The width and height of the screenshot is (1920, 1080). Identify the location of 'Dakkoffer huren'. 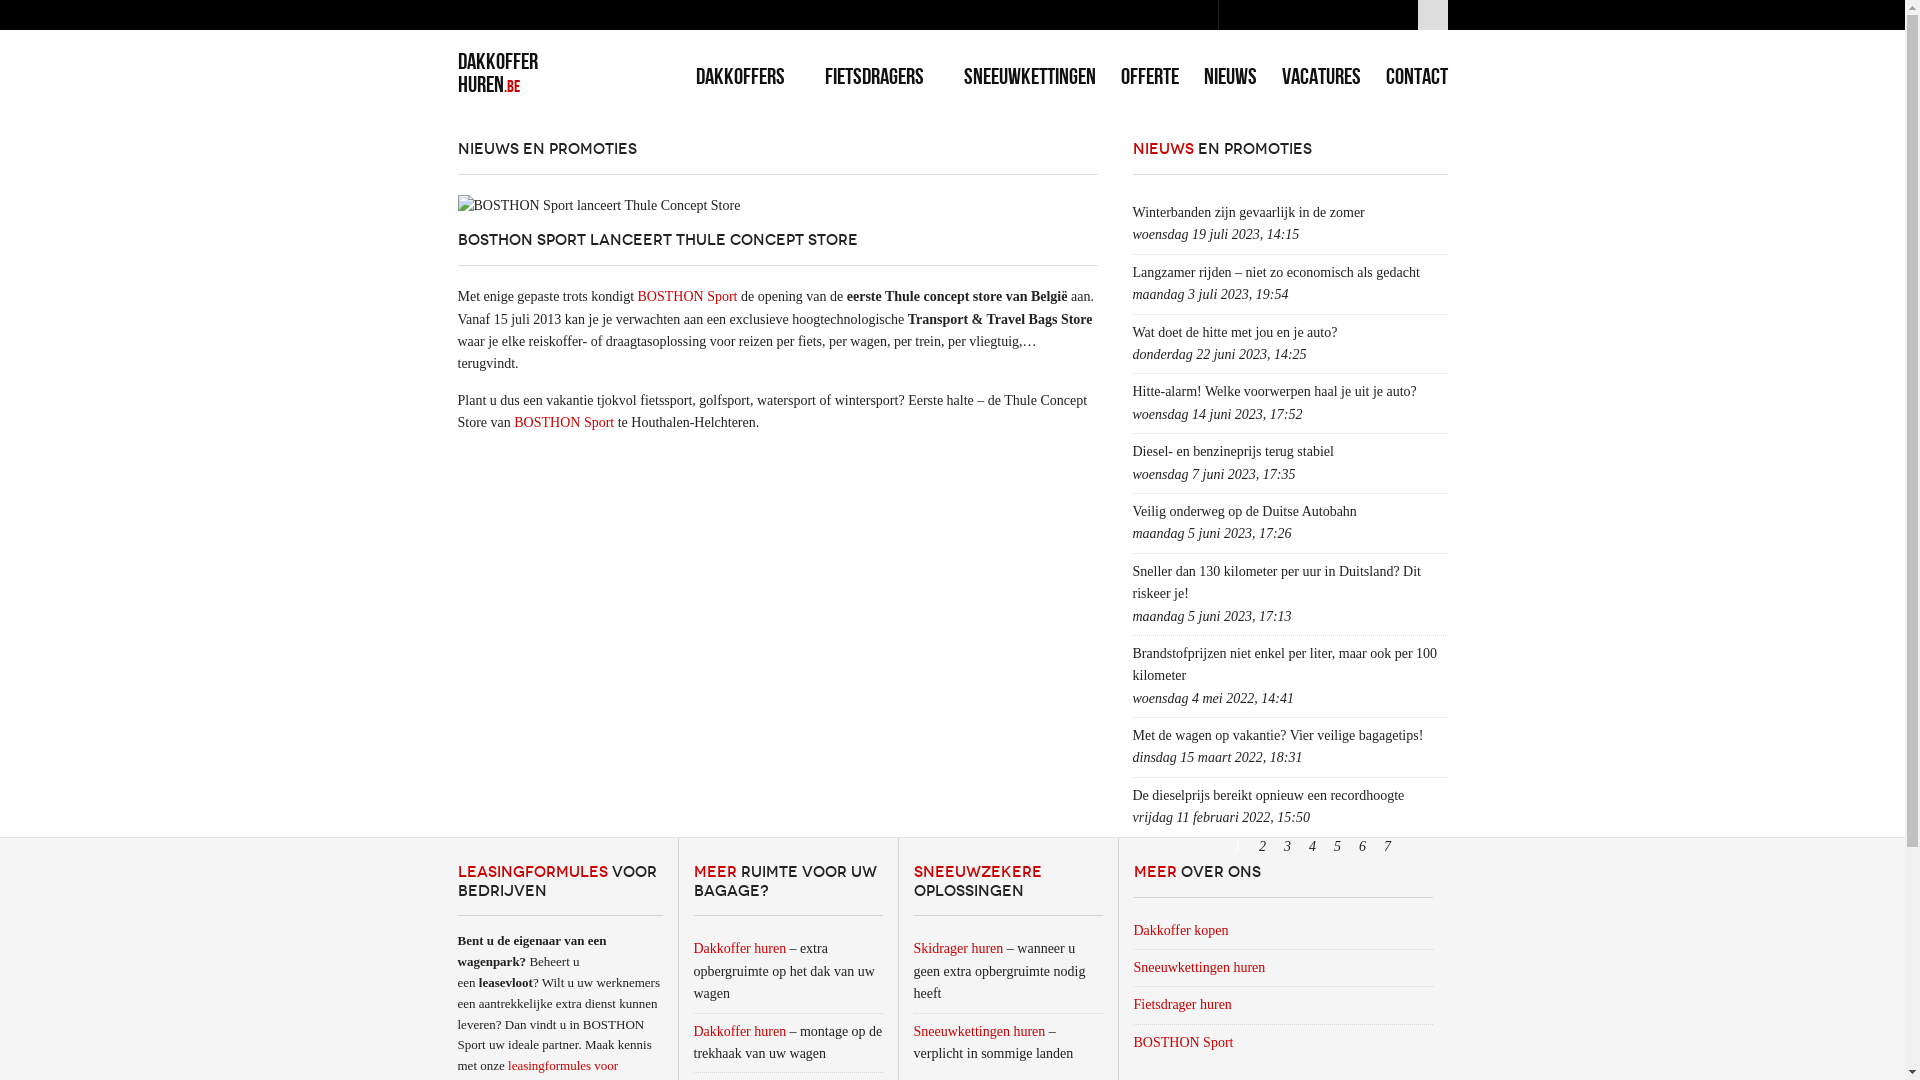
(739, 947).